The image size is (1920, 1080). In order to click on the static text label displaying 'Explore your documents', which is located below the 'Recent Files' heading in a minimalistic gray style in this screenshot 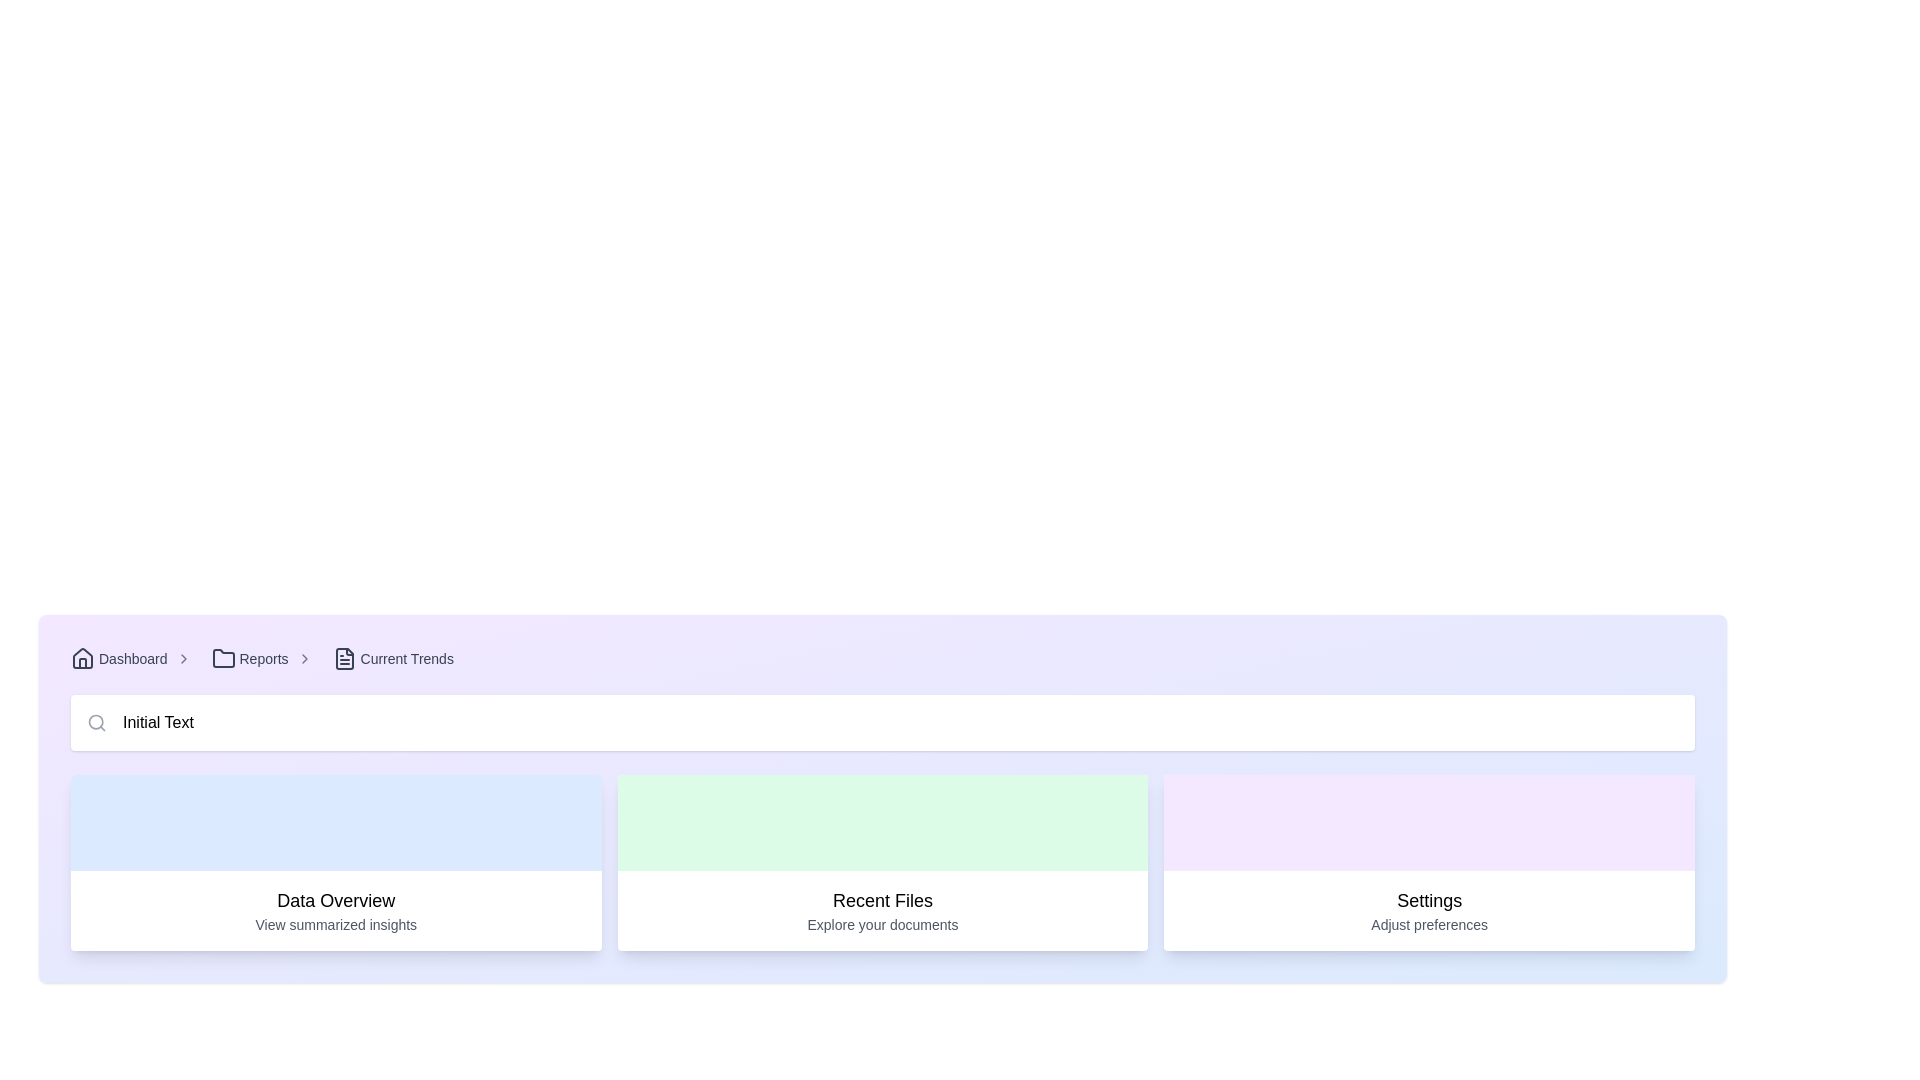, I will do `click(882, 925)`.